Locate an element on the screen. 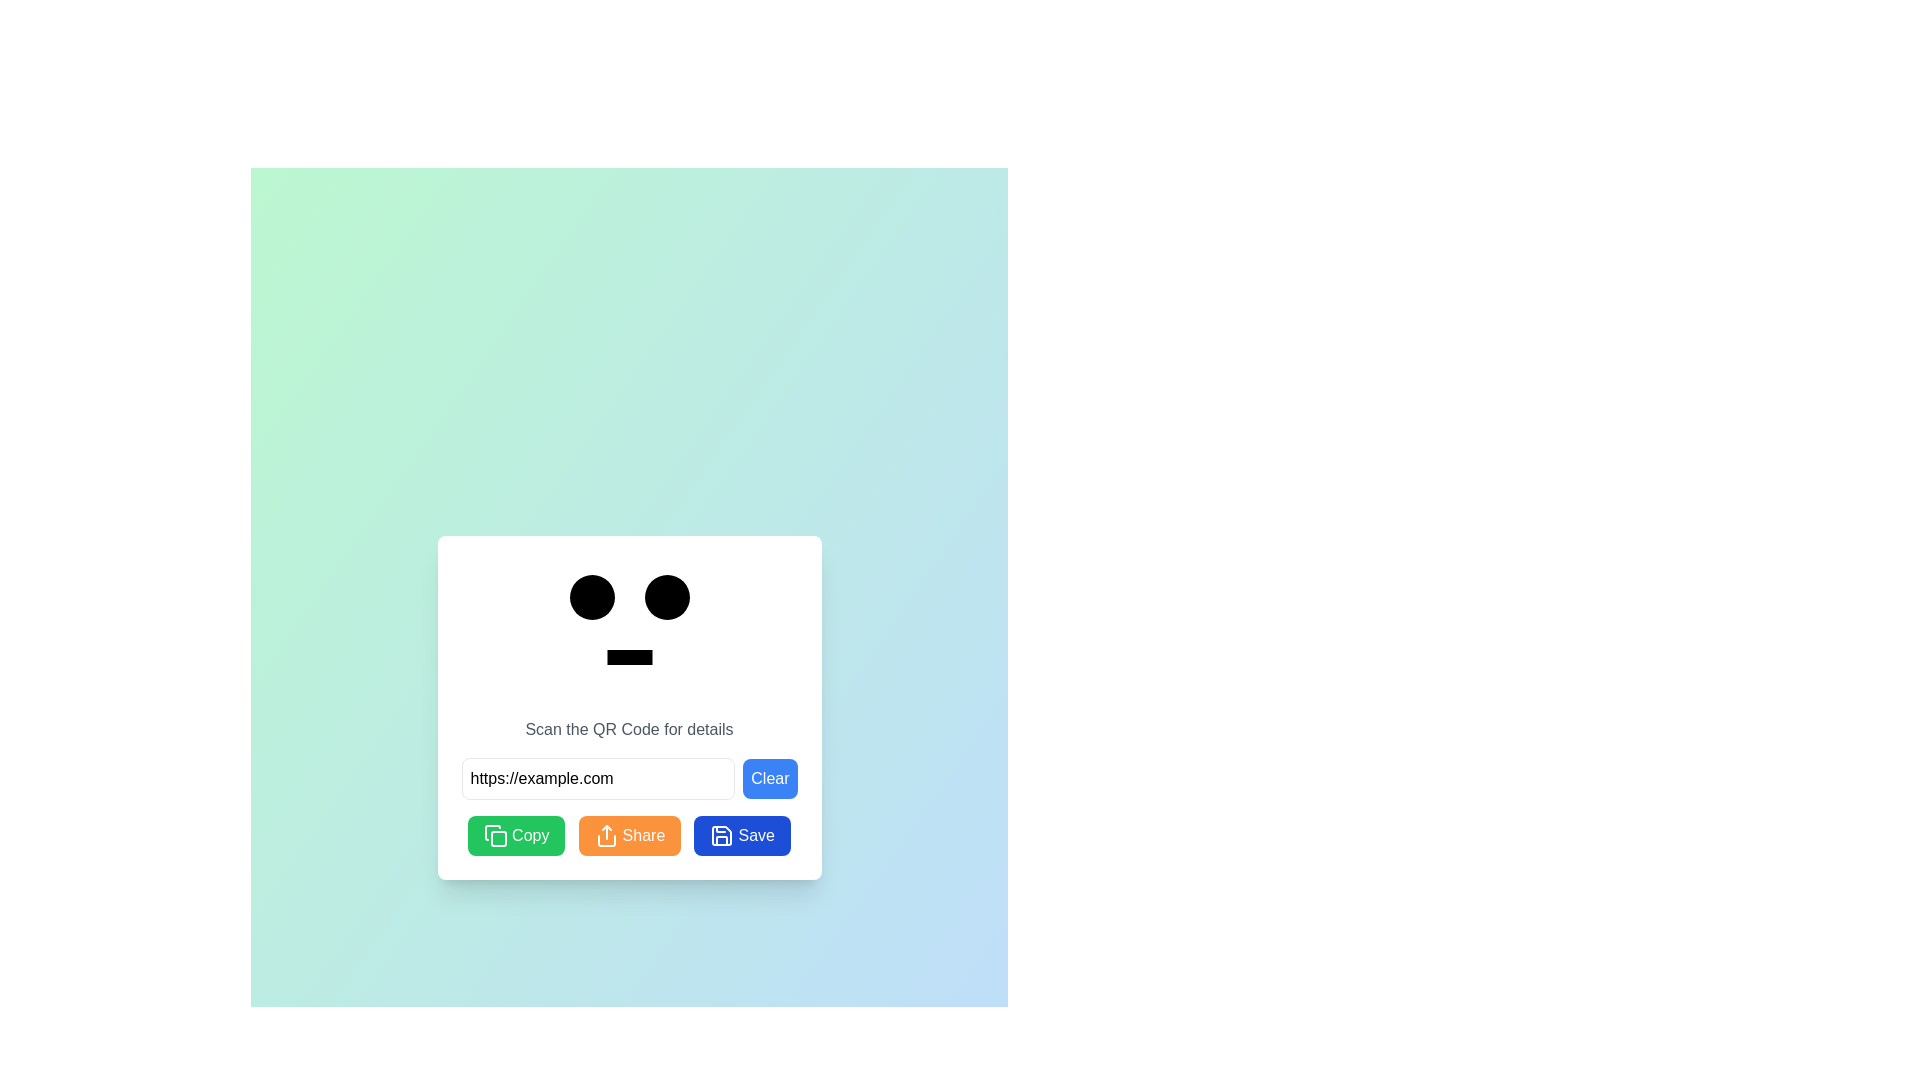  the static text label that reads 'Scan the QR Code for details', which is styled in gray and positioned beneath a QR code representation is located at coordinates (628, 729).